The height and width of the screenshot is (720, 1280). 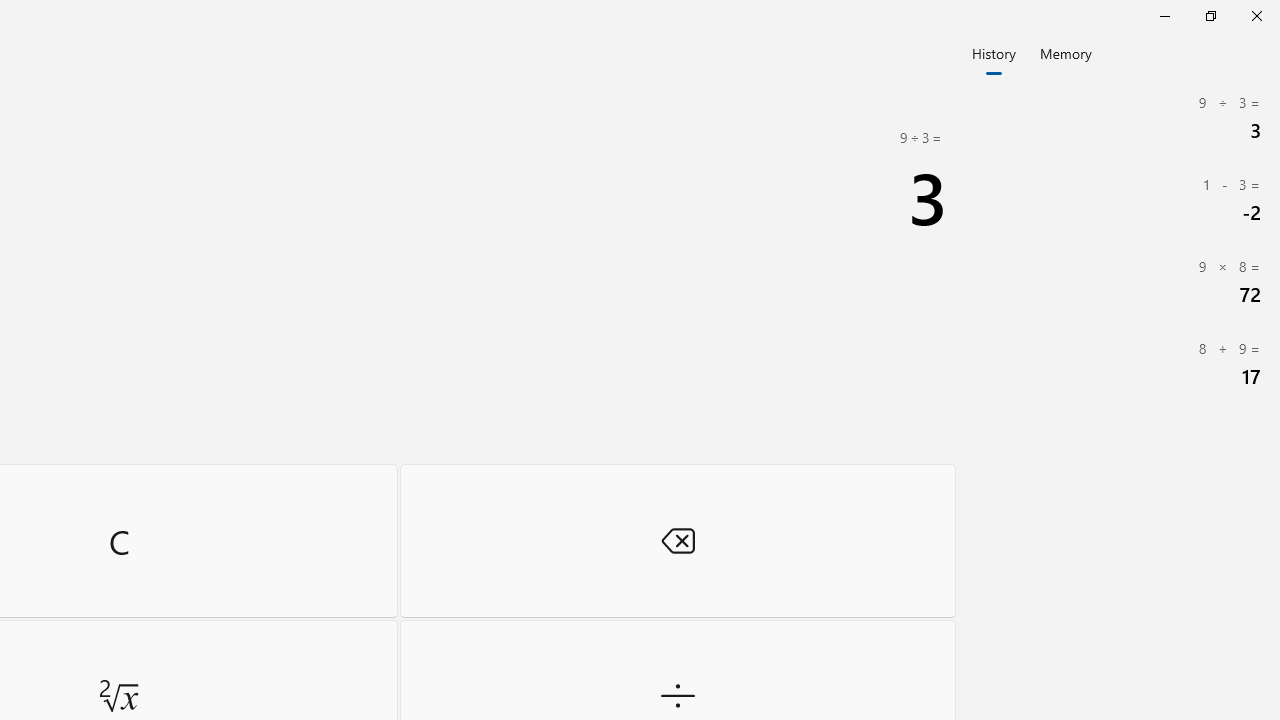 I want to click on 'History', so click(x=993, y=51).